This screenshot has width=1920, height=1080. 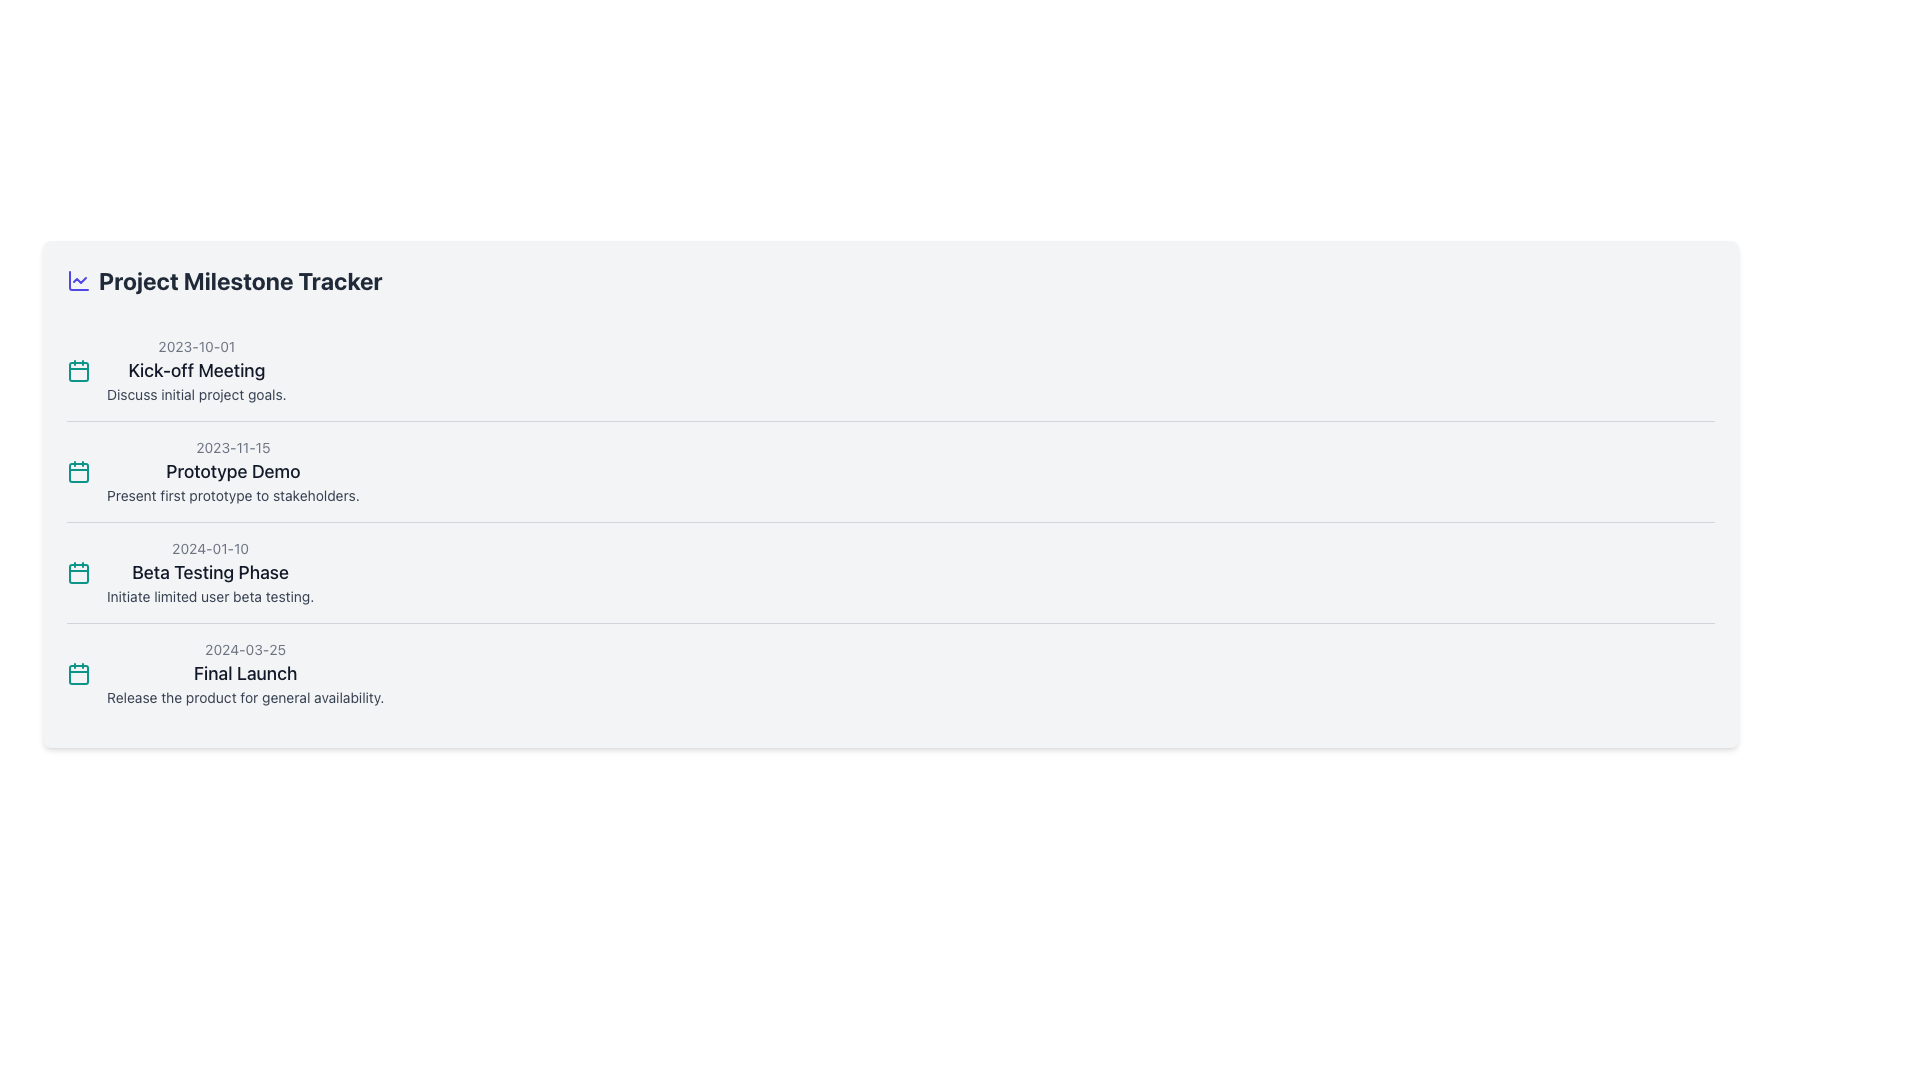 I want to click on the calendar icon associated with the 'Final Launch' milestone for the date '2024-03-25', so click(x=78, y=674).